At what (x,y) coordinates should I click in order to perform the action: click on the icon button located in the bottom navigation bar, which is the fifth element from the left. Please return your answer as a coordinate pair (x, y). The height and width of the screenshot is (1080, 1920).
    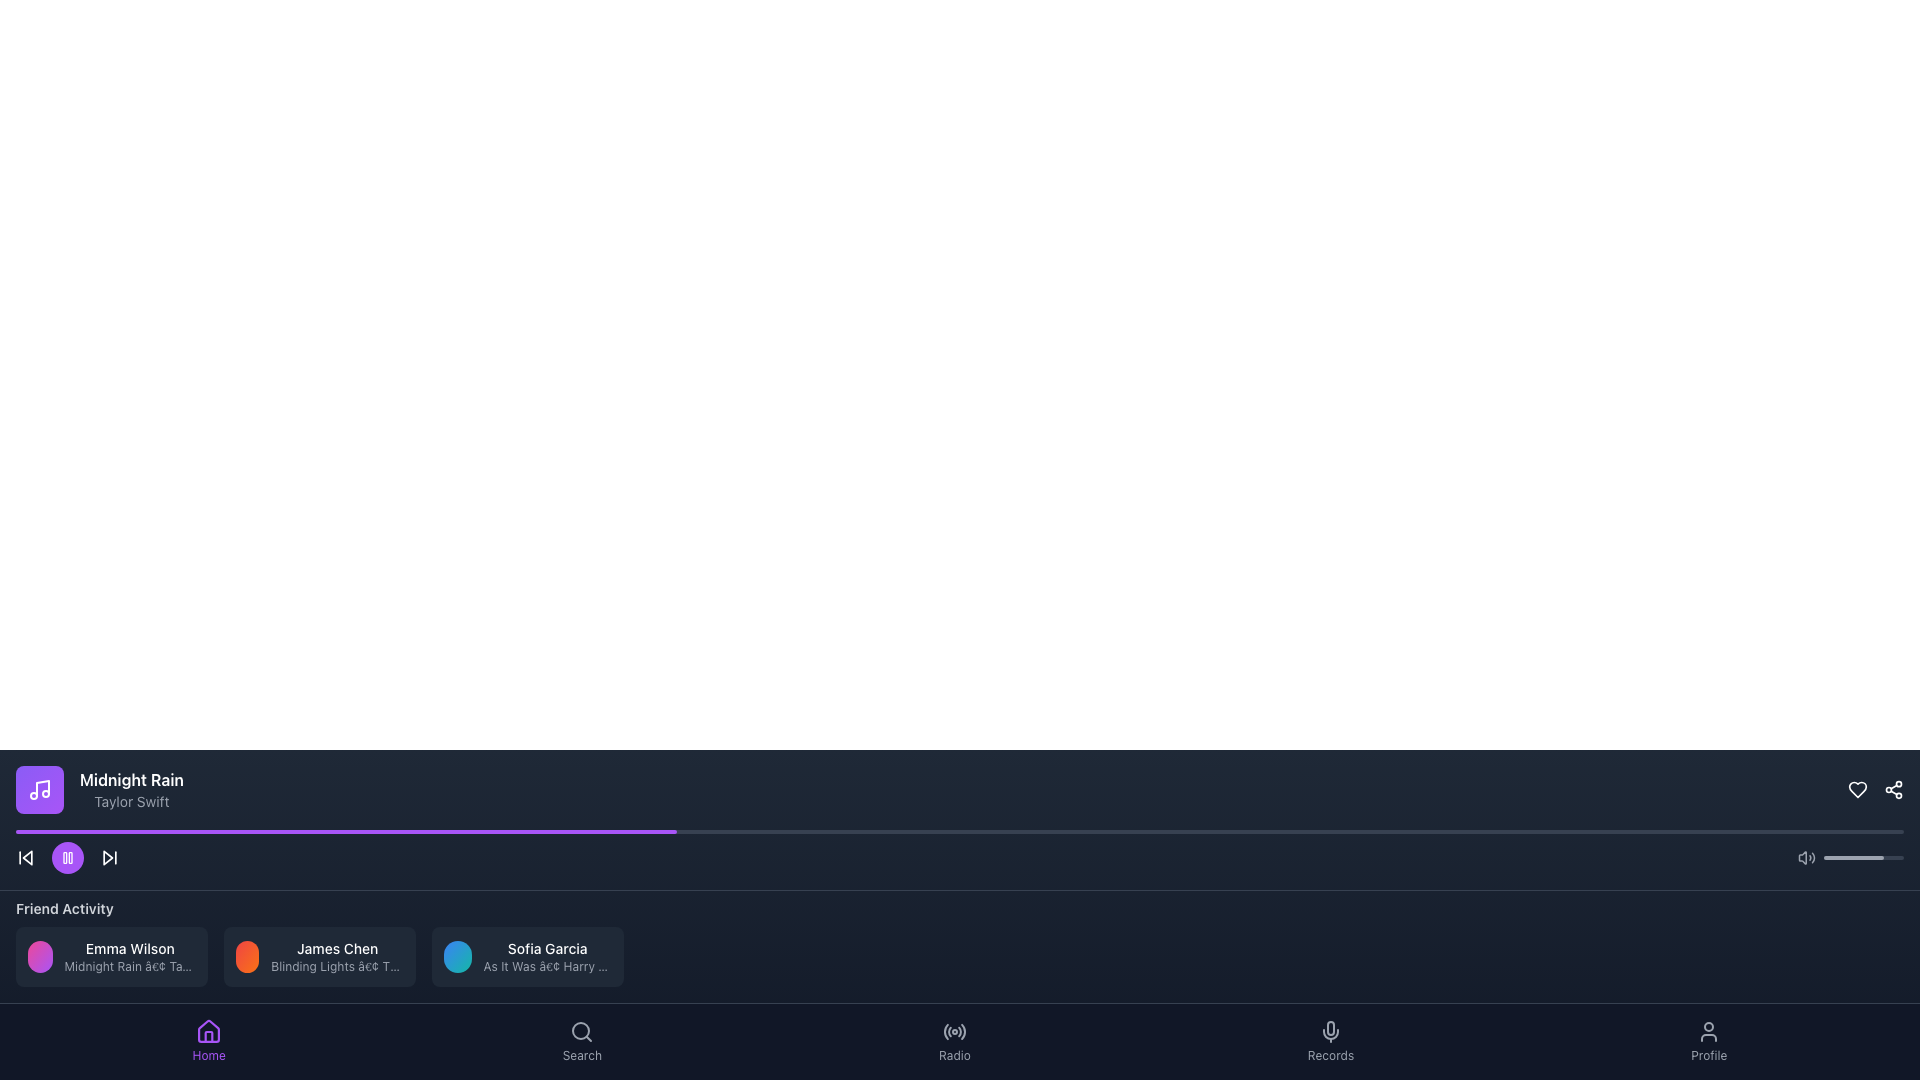
    Looking at the image, I should click on (963, 1031).